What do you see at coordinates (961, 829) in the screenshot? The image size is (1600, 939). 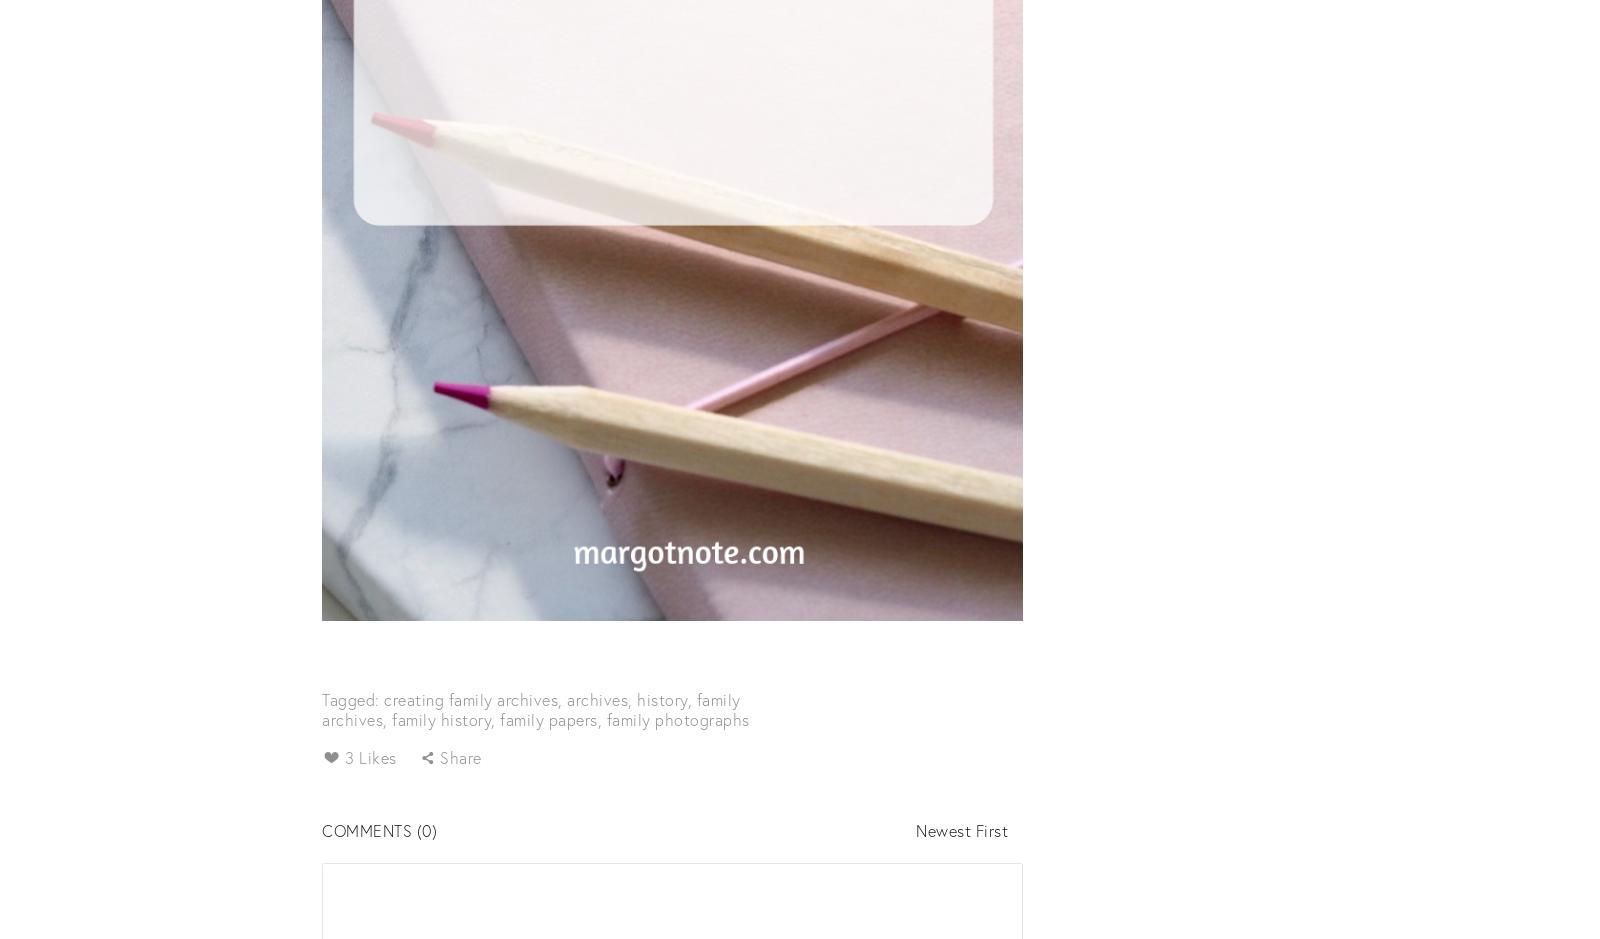 I see `'Newest First'` at bounding box center [961, 829].